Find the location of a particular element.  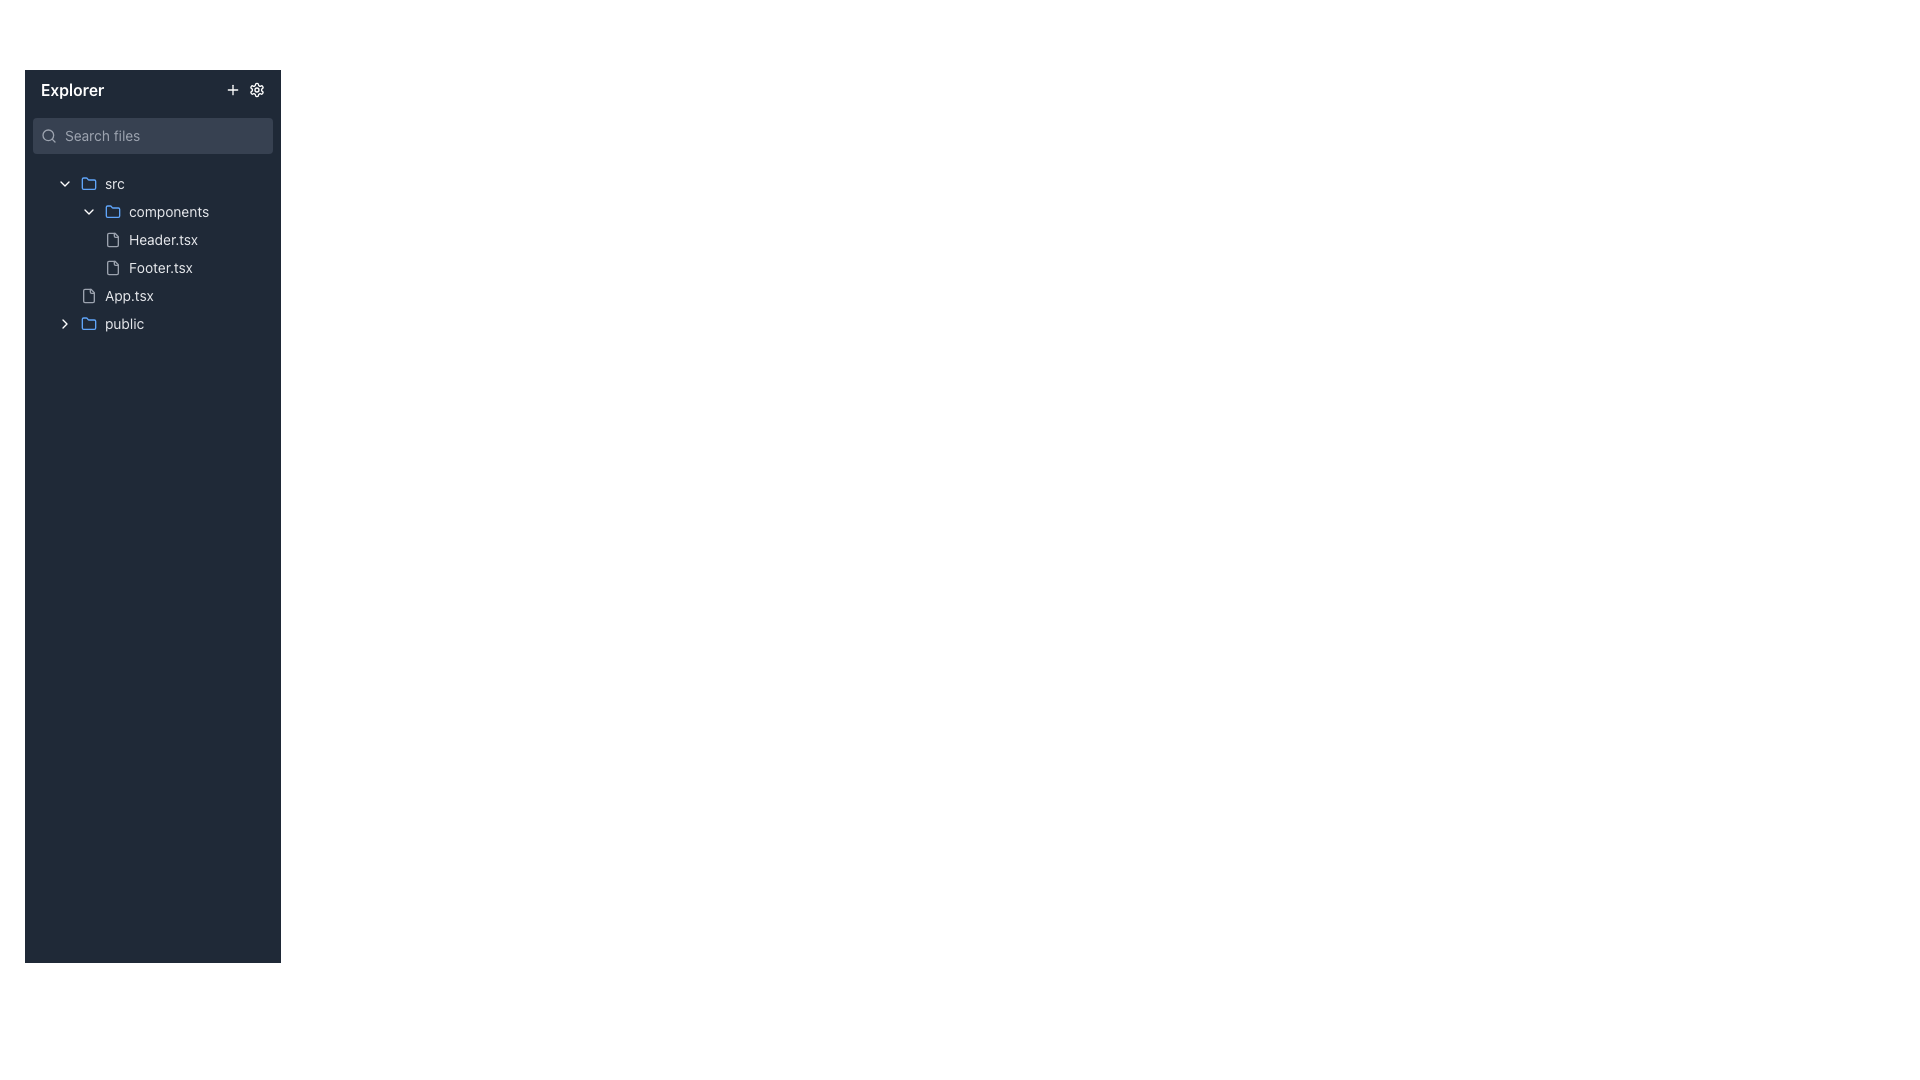

the text label 'components' in the dark-themed navigation panel is located at coordinates (169, 212).